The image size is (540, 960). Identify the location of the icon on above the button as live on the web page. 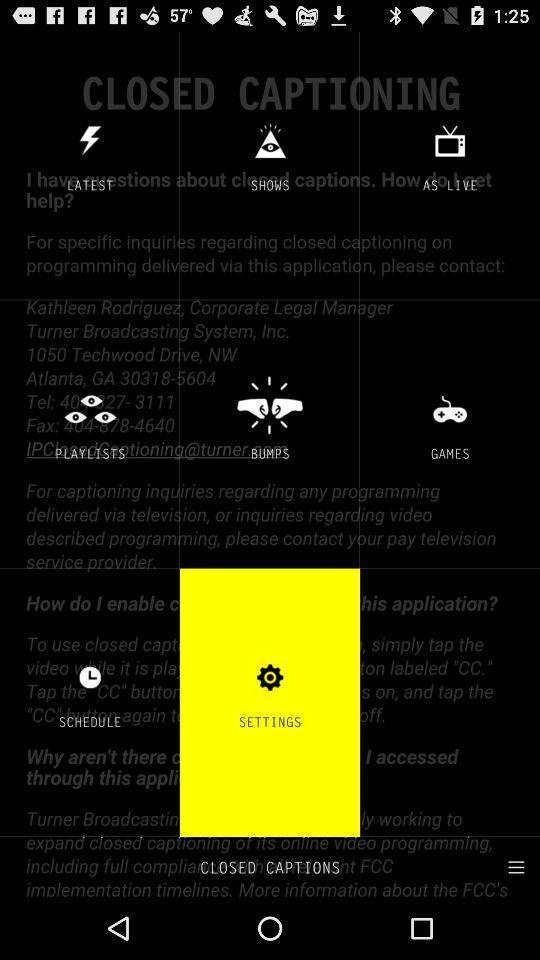
(449, 139).